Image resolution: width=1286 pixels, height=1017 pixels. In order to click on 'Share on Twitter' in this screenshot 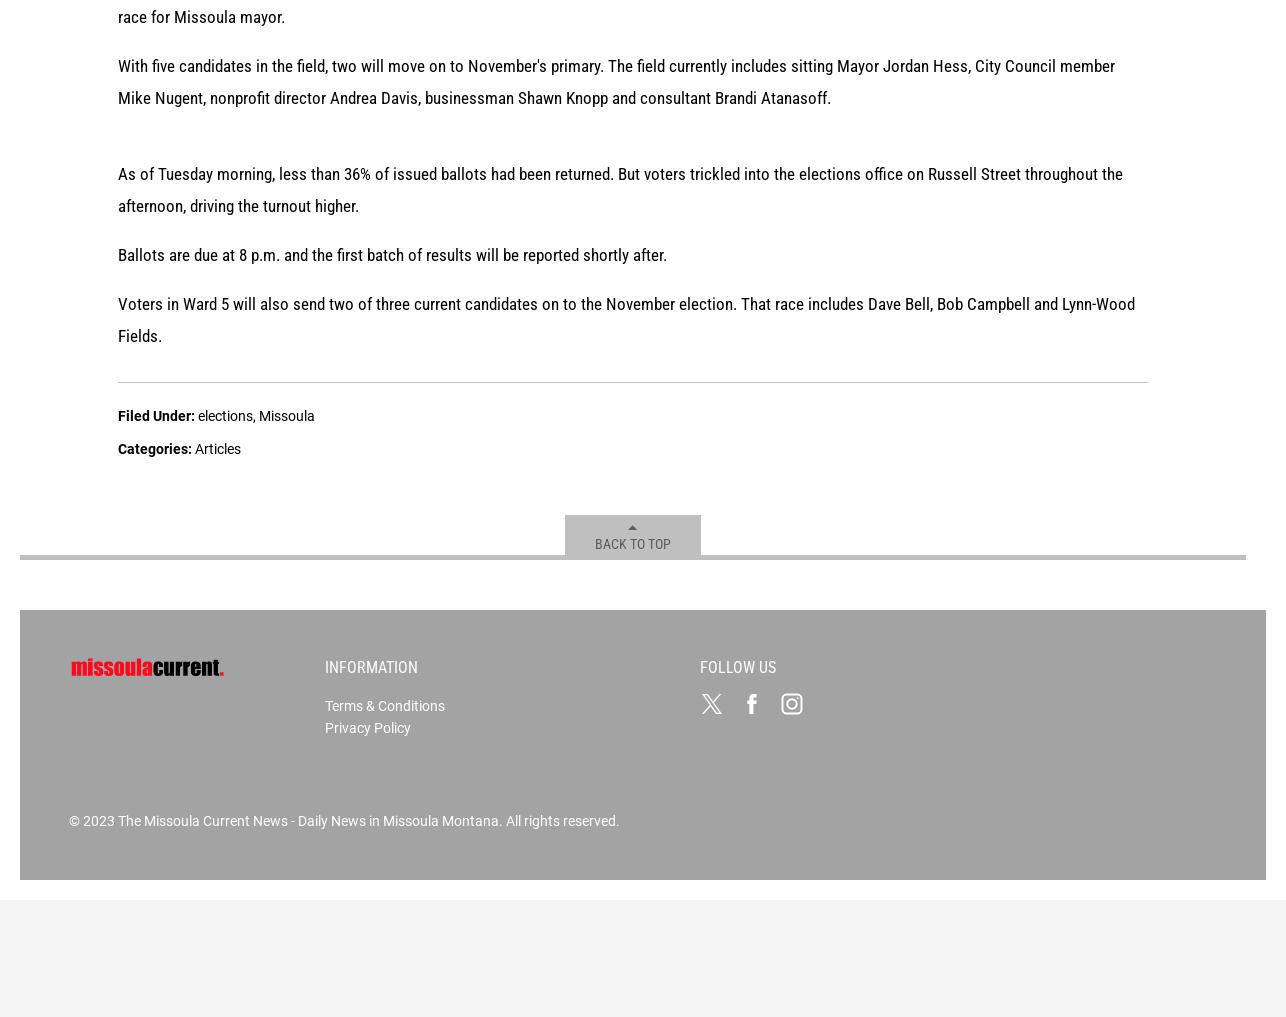, I will do `click(501, 210)`.